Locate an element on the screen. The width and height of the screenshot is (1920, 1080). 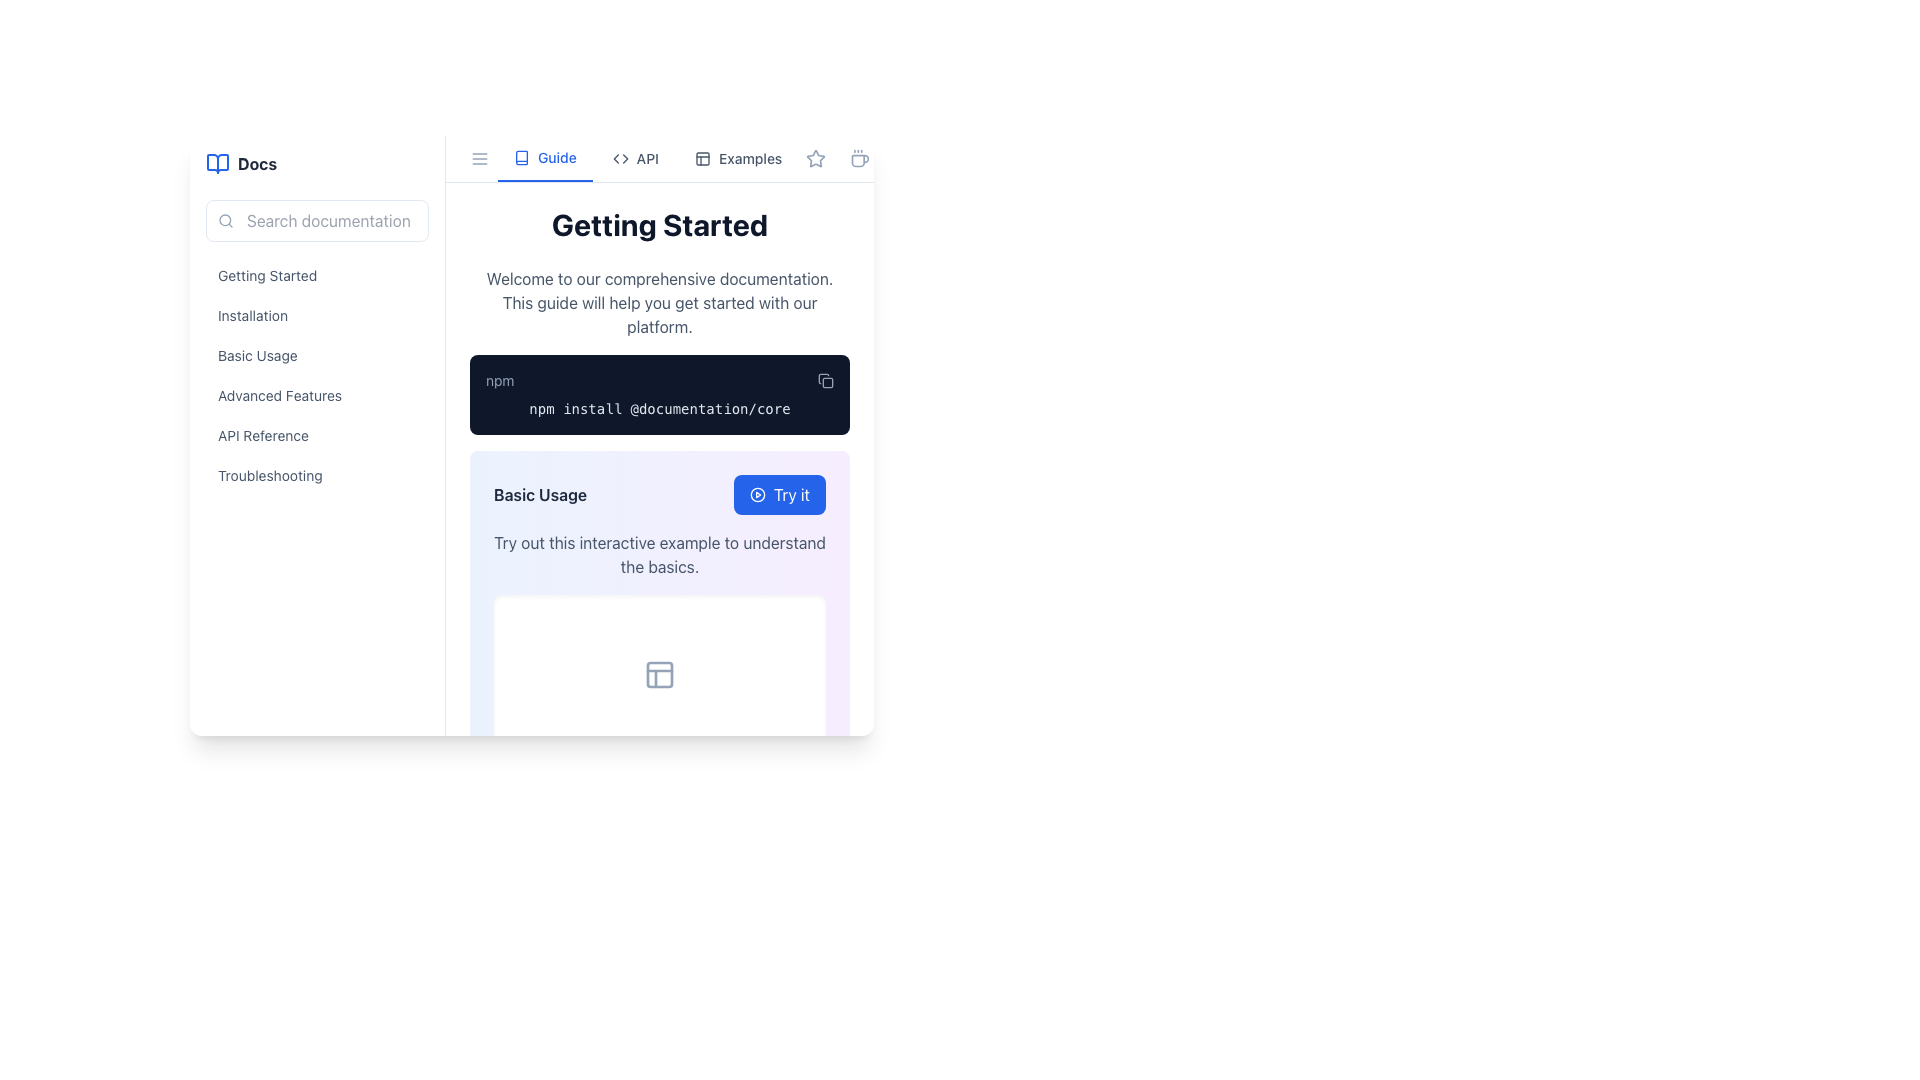
the 'Advanced Features' item in the sidebar navigation menu is located at coordinates (316, 375).